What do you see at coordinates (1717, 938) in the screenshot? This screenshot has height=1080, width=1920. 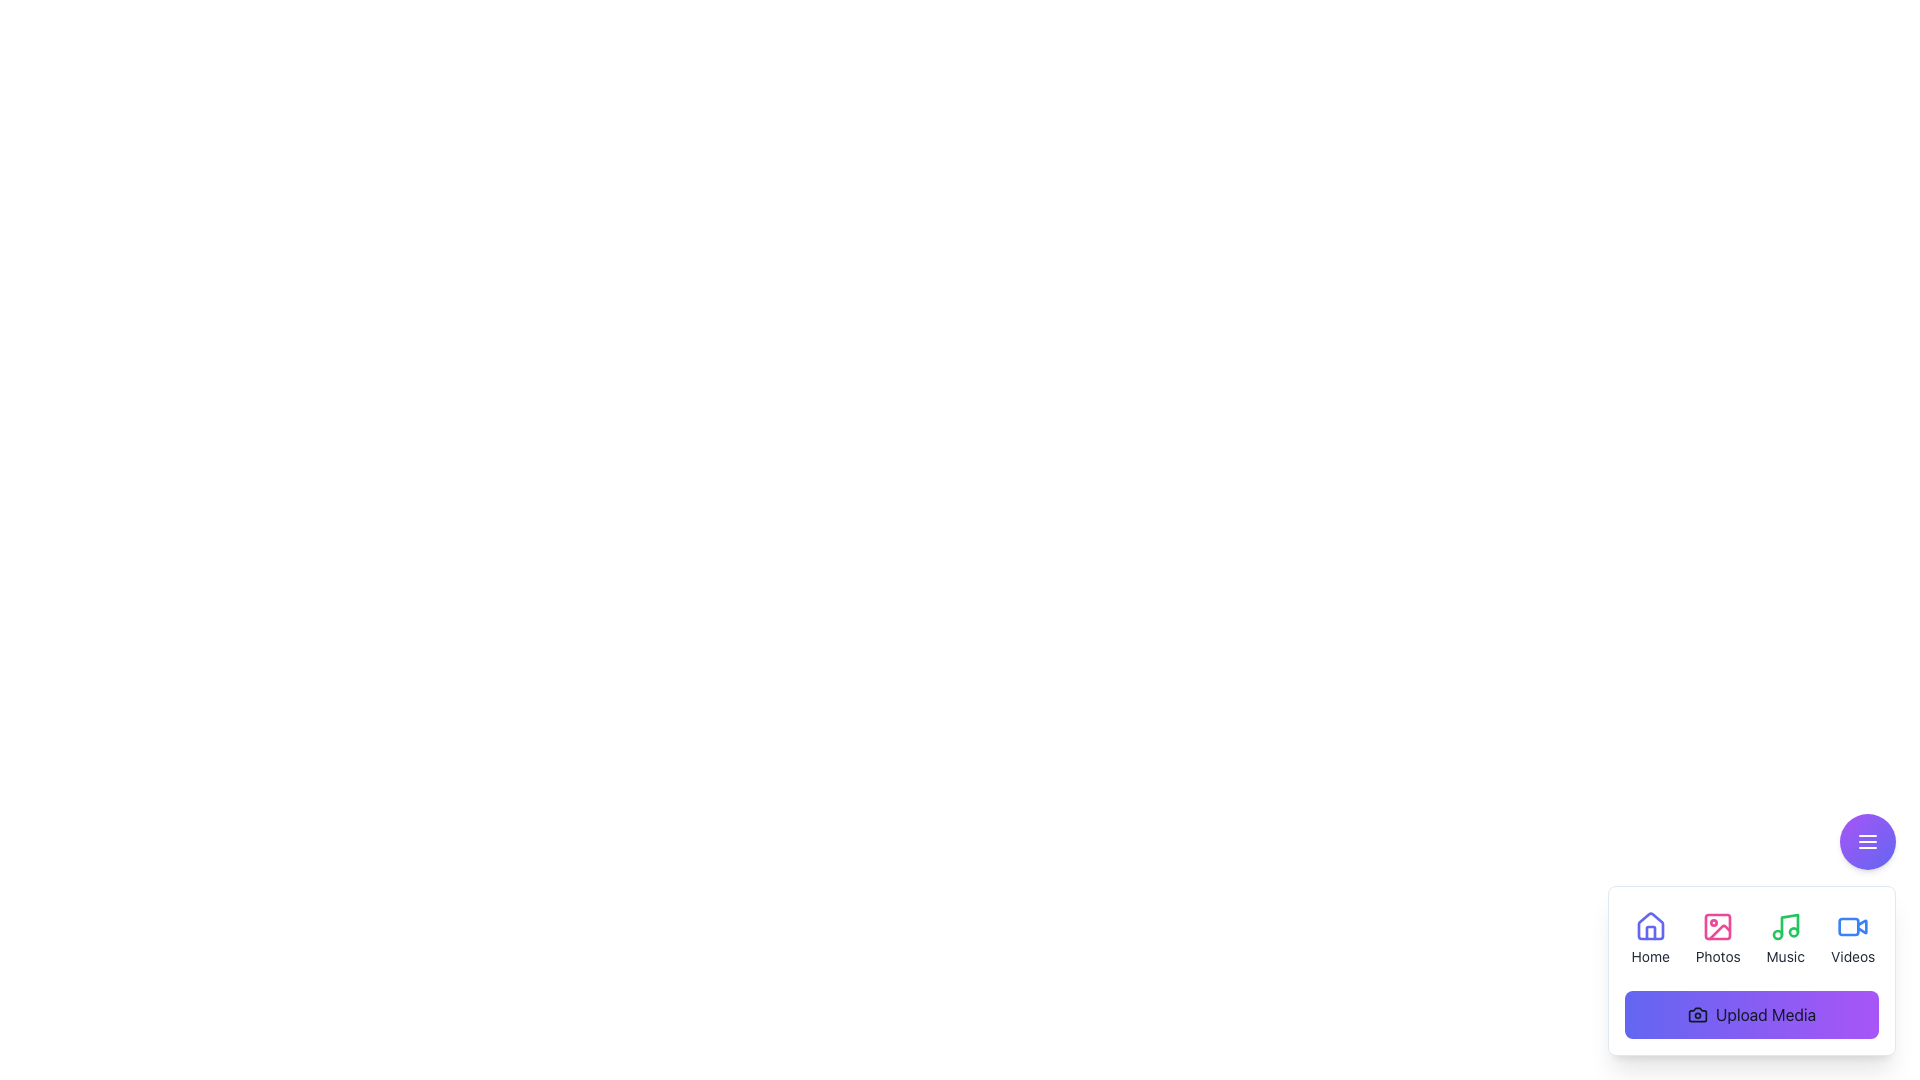 I see `the photo management button located in the second column of the four-column grid layout at the bottom-right corner of the interface to change its background color` at bounding box center [1717, 938].